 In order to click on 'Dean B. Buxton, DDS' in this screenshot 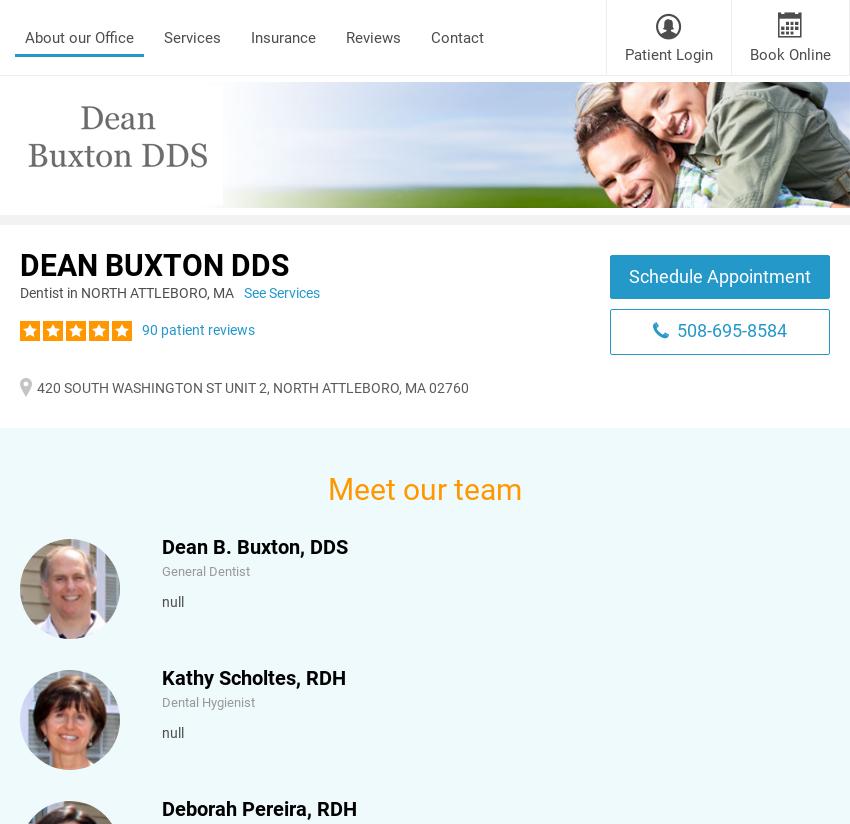, I will do `click(255, 546)`.